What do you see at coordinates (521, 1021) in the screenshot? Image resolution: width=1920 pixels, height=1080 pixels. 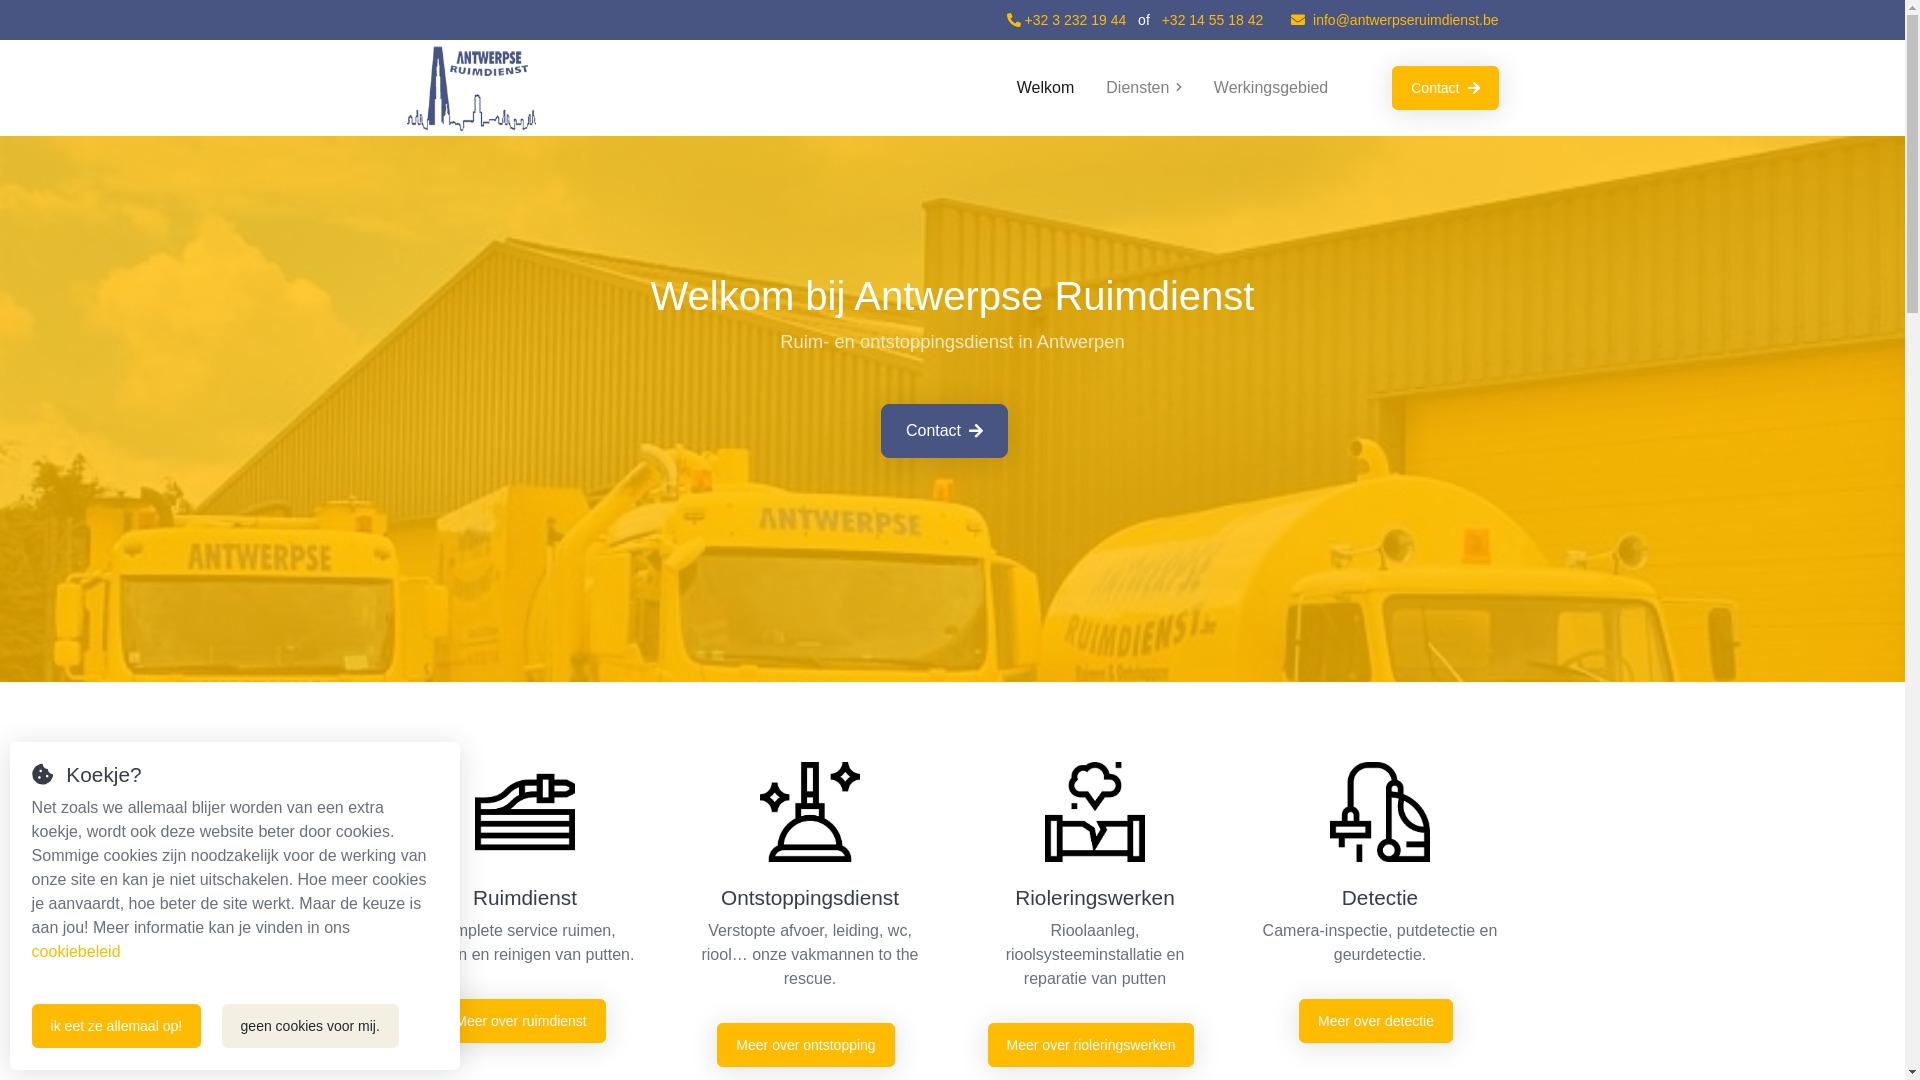 I see `'Meer over ruimdienst'` at bounding box center [521, 1021].